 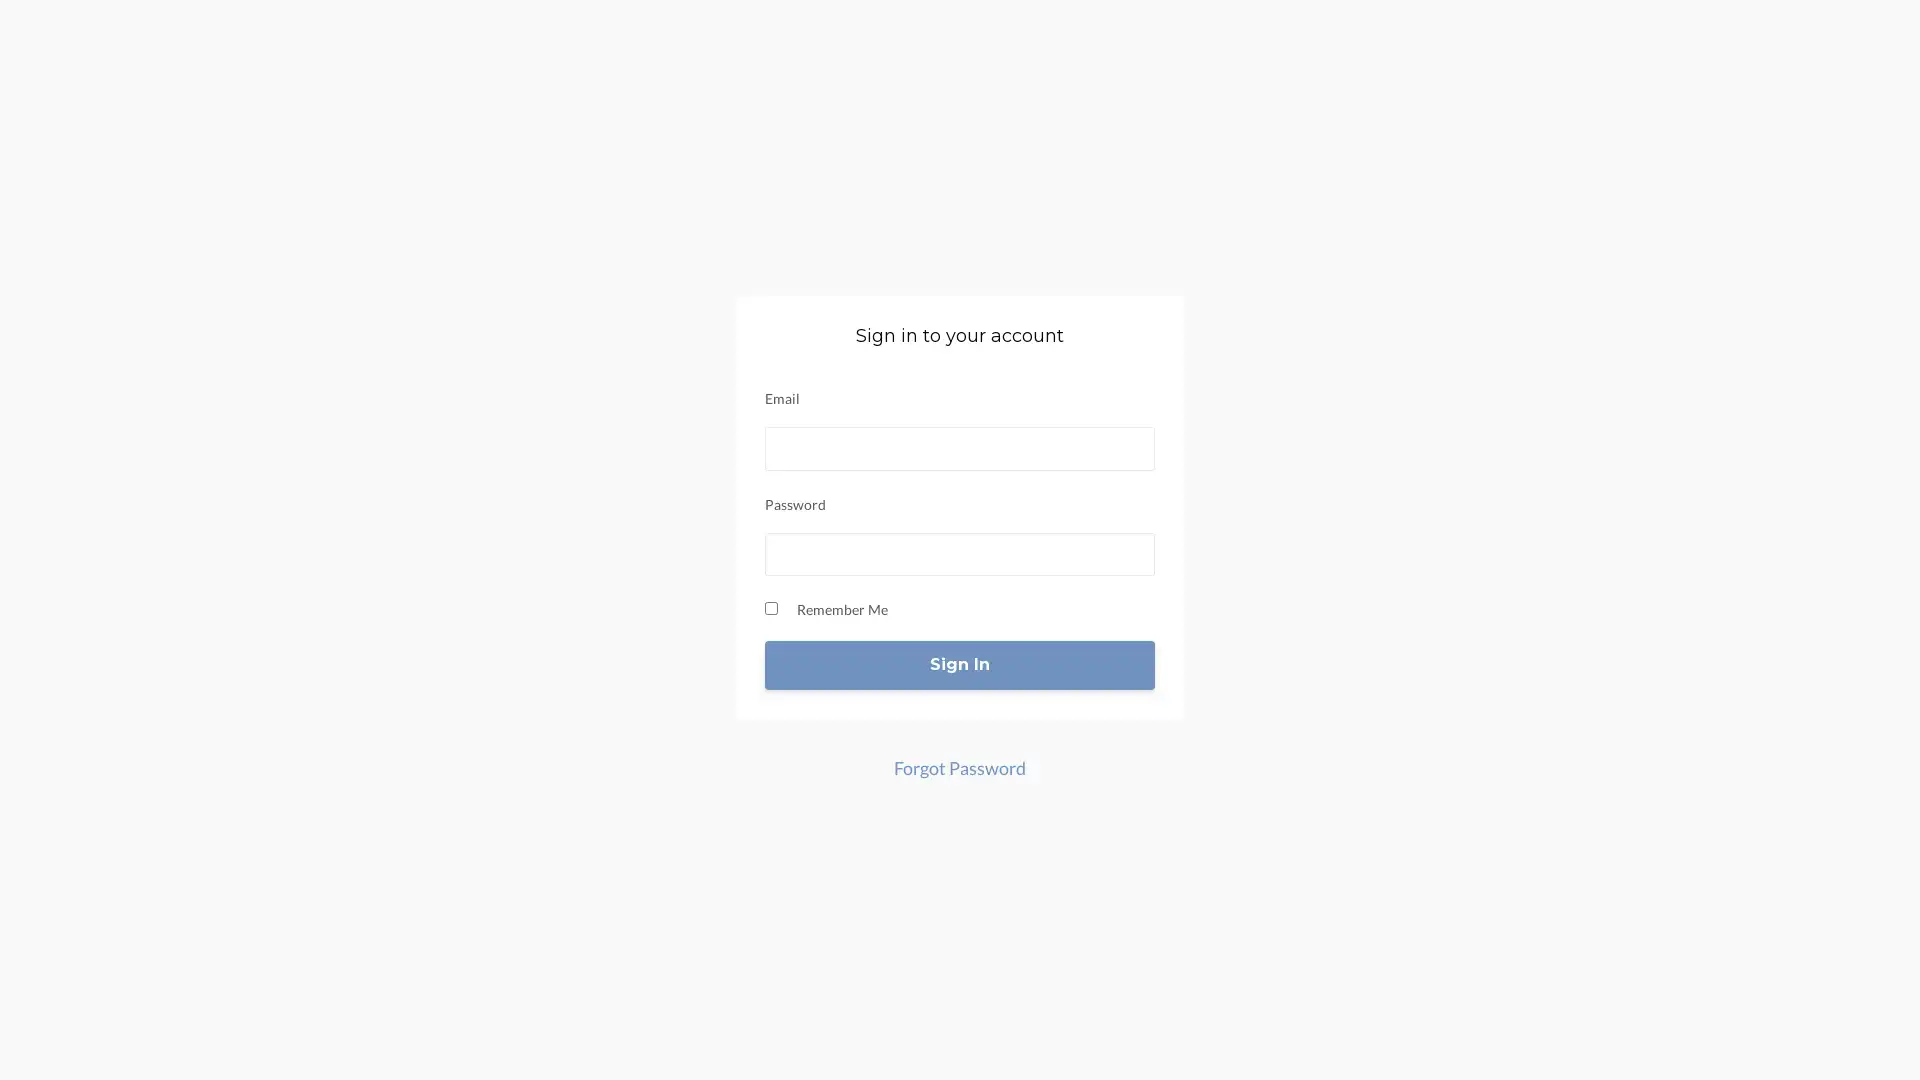 I want to click on Sign In, so click(x=960, y=664).